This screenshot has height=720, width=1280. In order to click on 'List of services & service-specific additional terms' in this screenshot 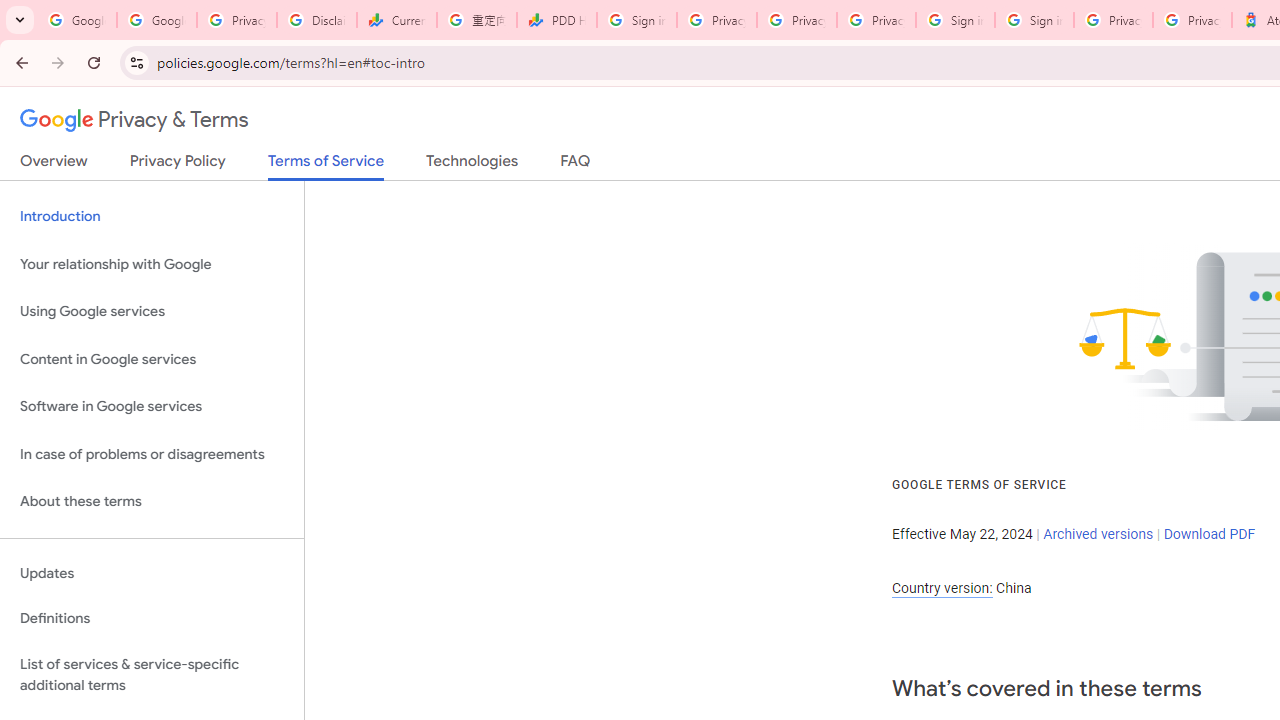, I will do `click(151, 675)`.